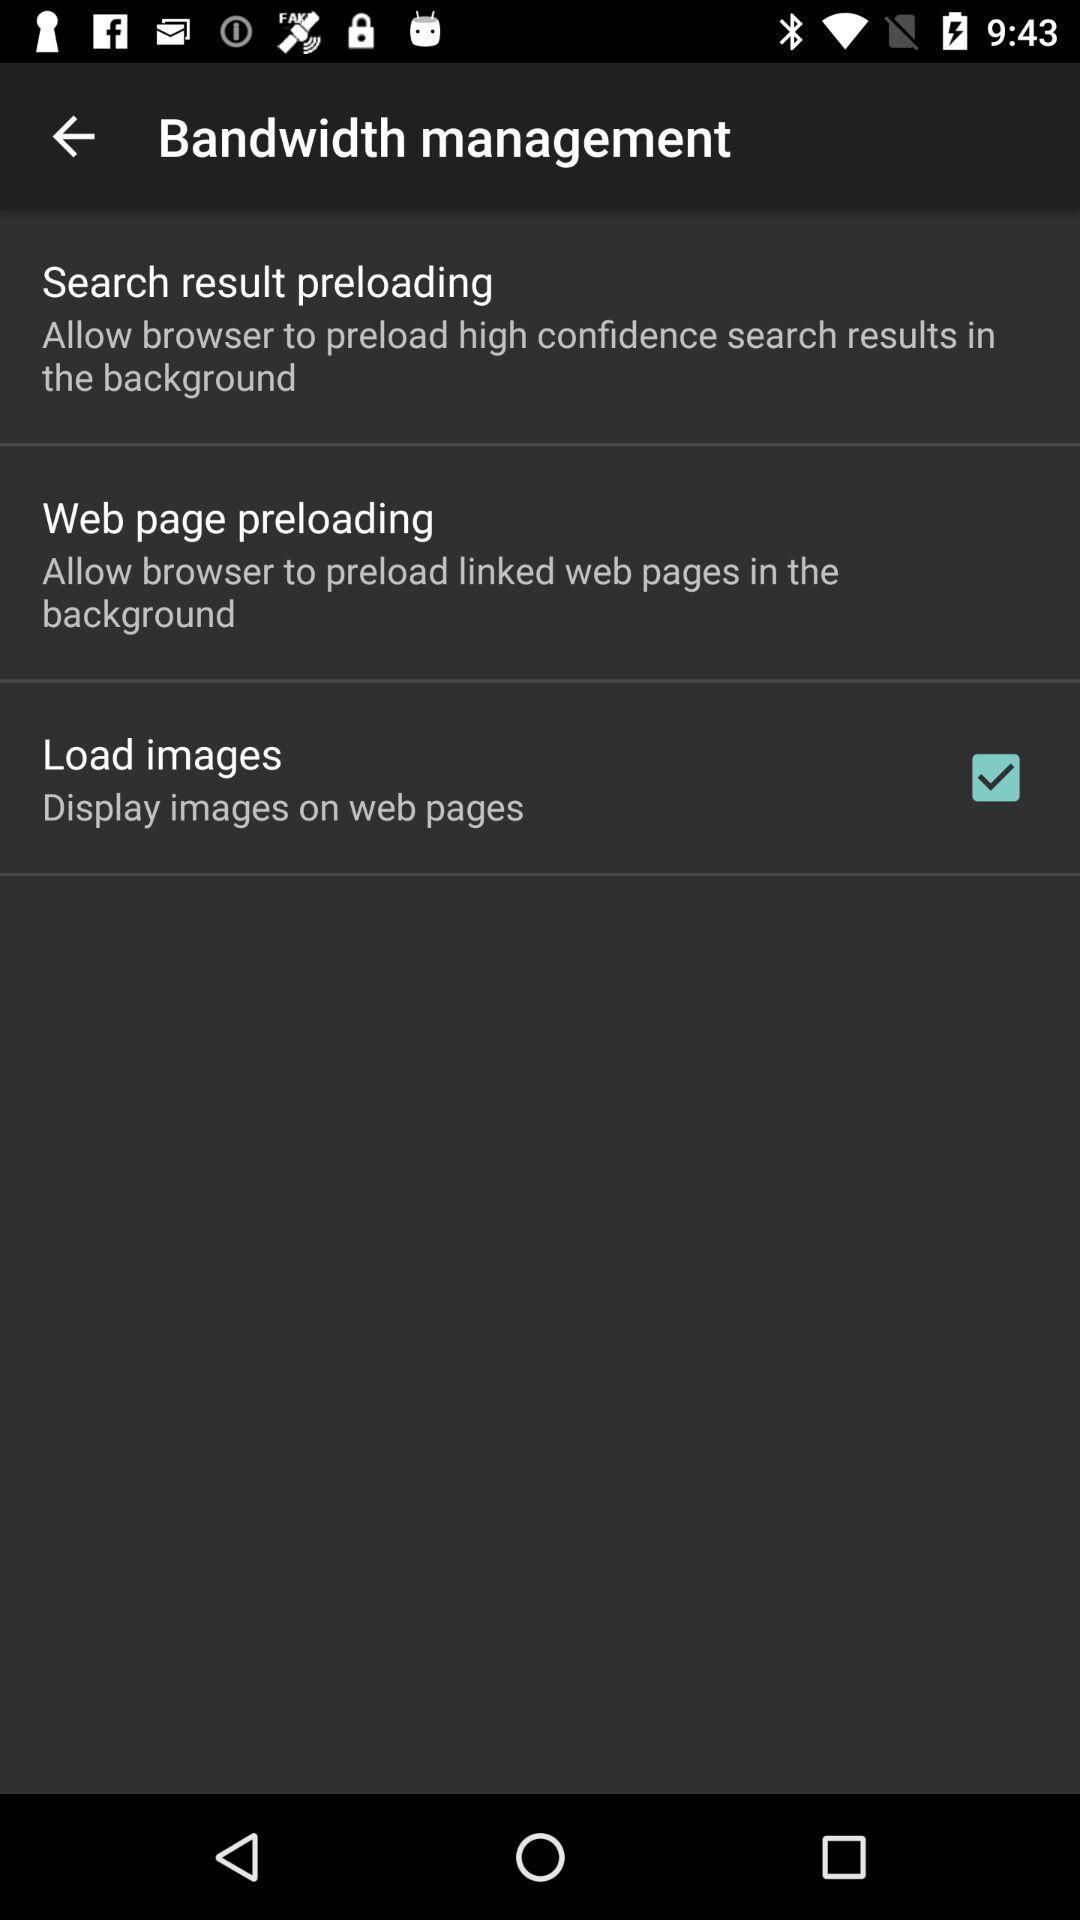 The height and width of the screenshot is (1920, 1080). Describe the element at coordinates (237, 516) in the screenshot. I see `icon below the allow browser to app` at that location.